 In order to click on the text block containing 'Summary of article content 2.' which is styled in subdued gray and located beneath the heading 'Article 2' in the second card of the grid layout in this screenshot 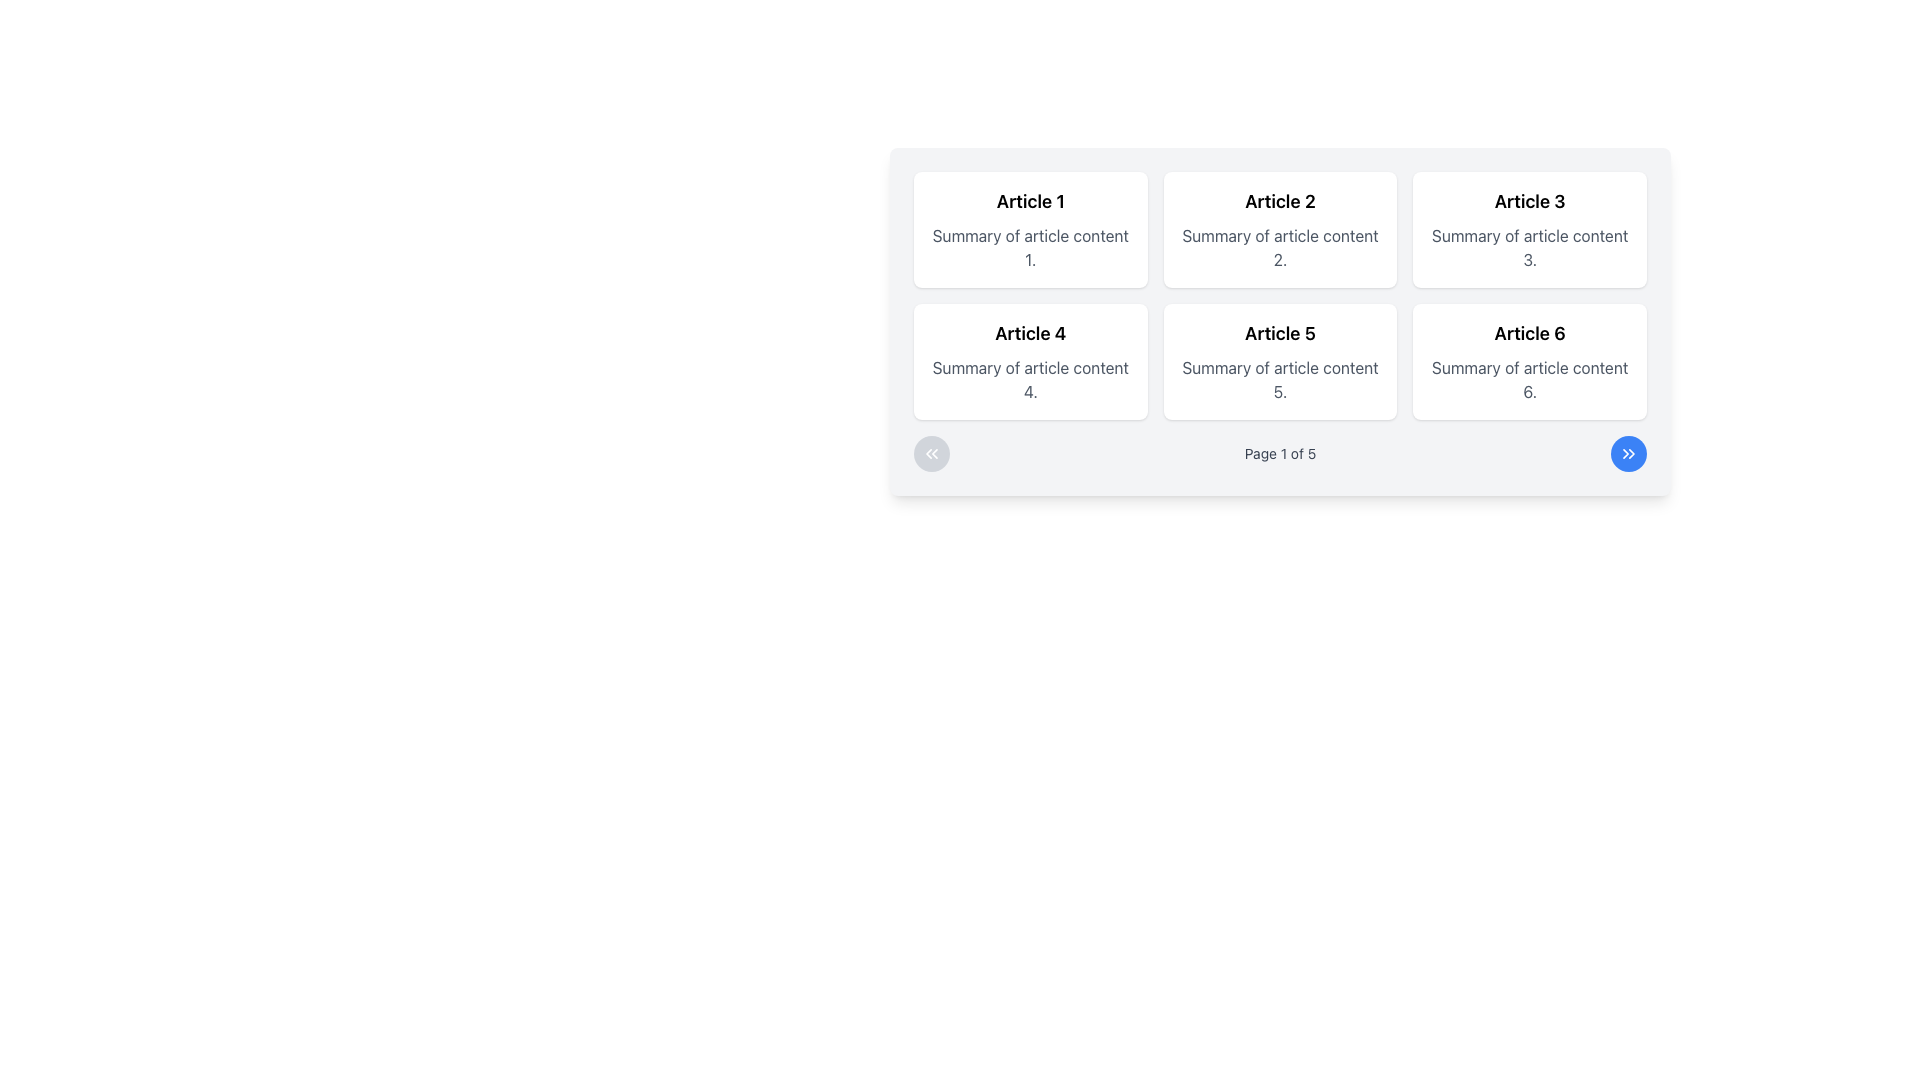, I will do `click(1280, 246)`.